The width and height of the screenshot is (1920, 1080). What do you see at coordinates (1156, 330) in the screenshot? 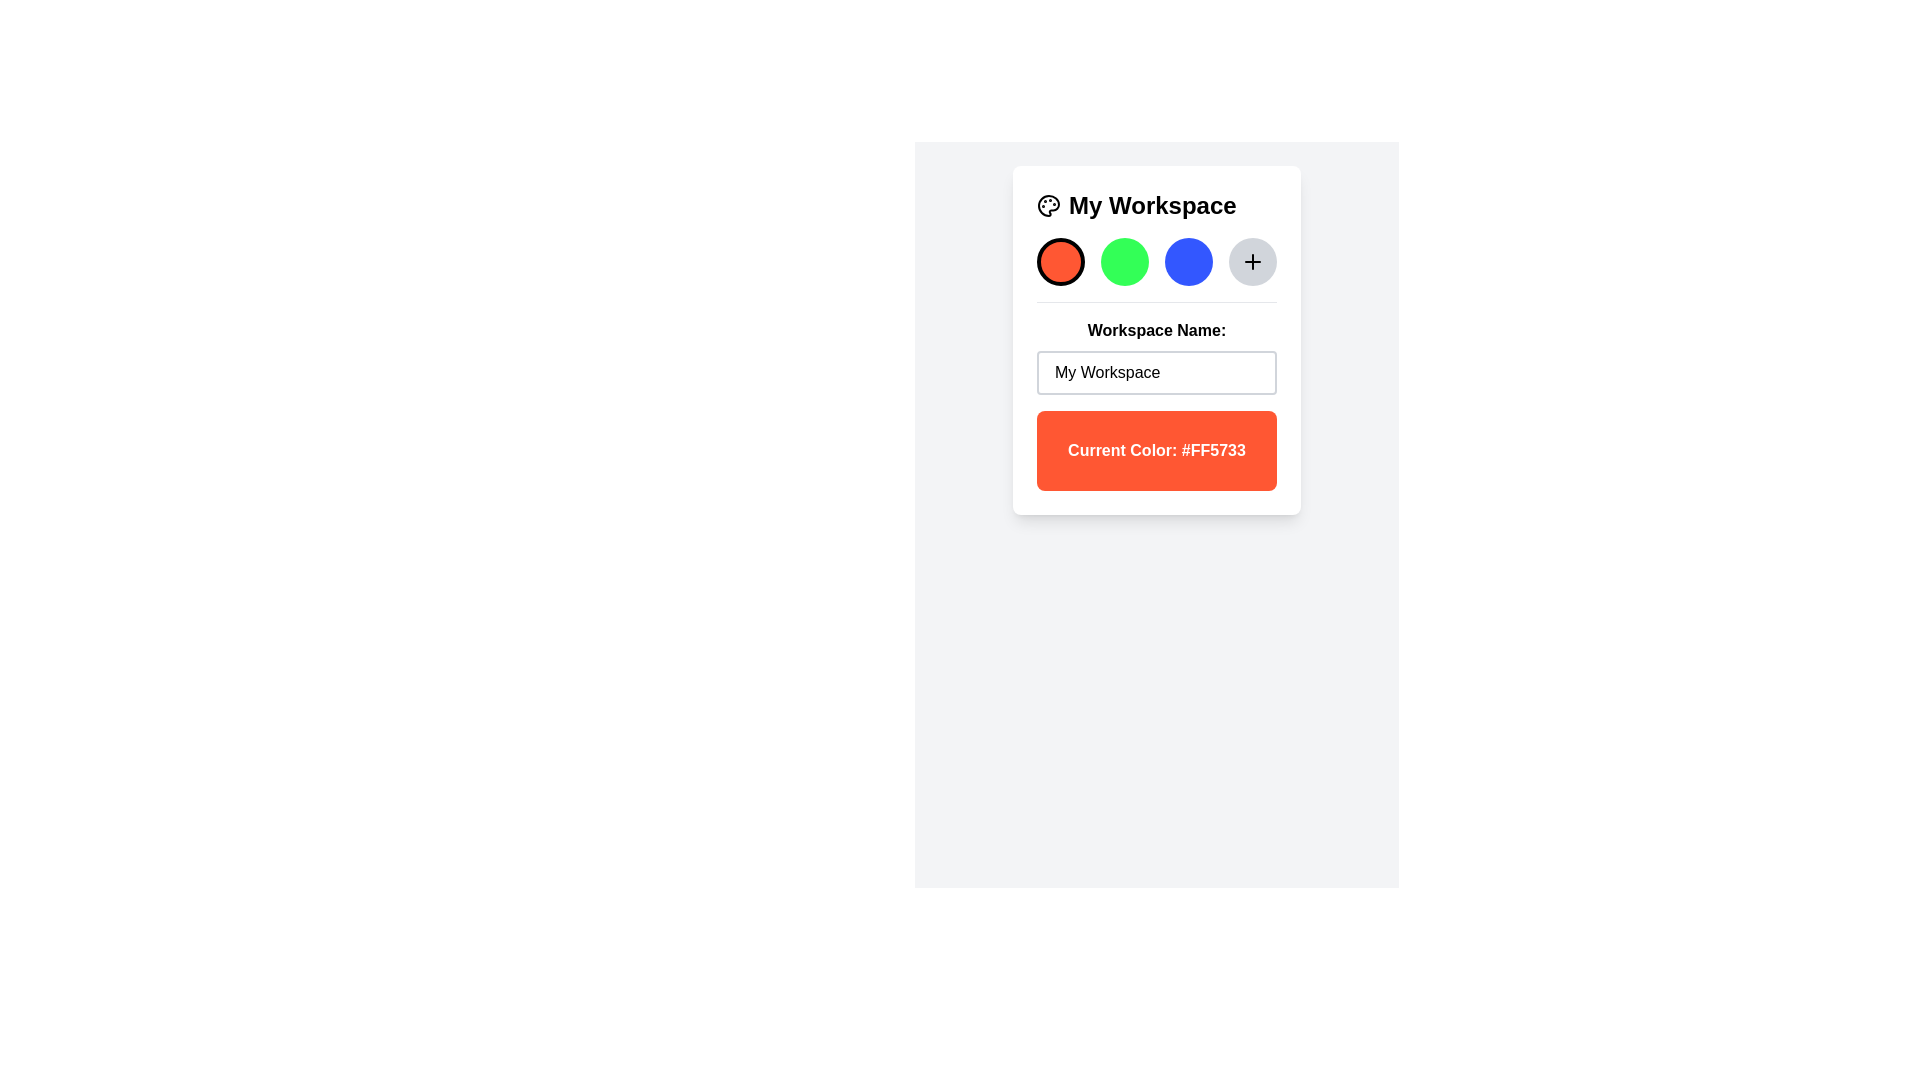
I see `the text label 'Workspace Name:' which is styled in bold font and positioned above the input field containing 'My Workspace'` at bounding box center [1156, 330].